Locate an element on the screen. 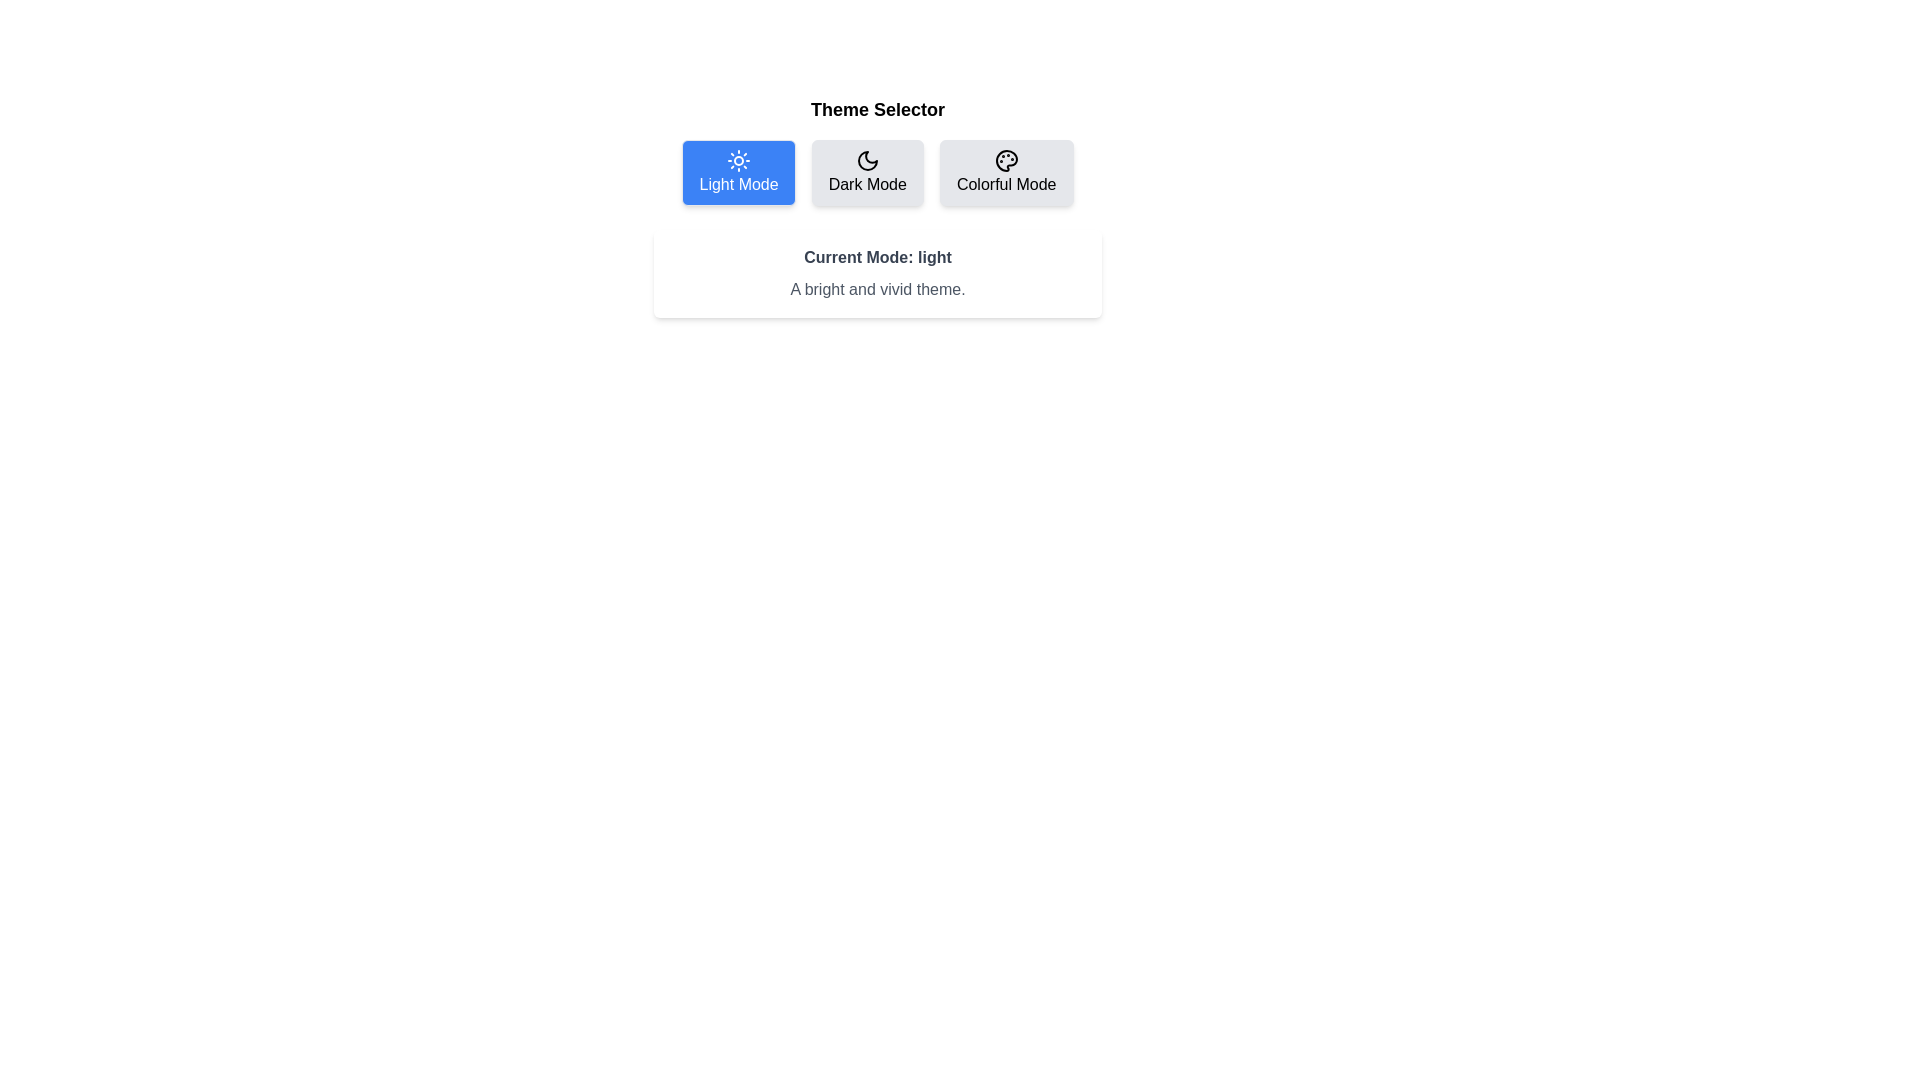  the 'Light Mode' option in the theme selection group to set the application theme is located at coordinates (738, 185).